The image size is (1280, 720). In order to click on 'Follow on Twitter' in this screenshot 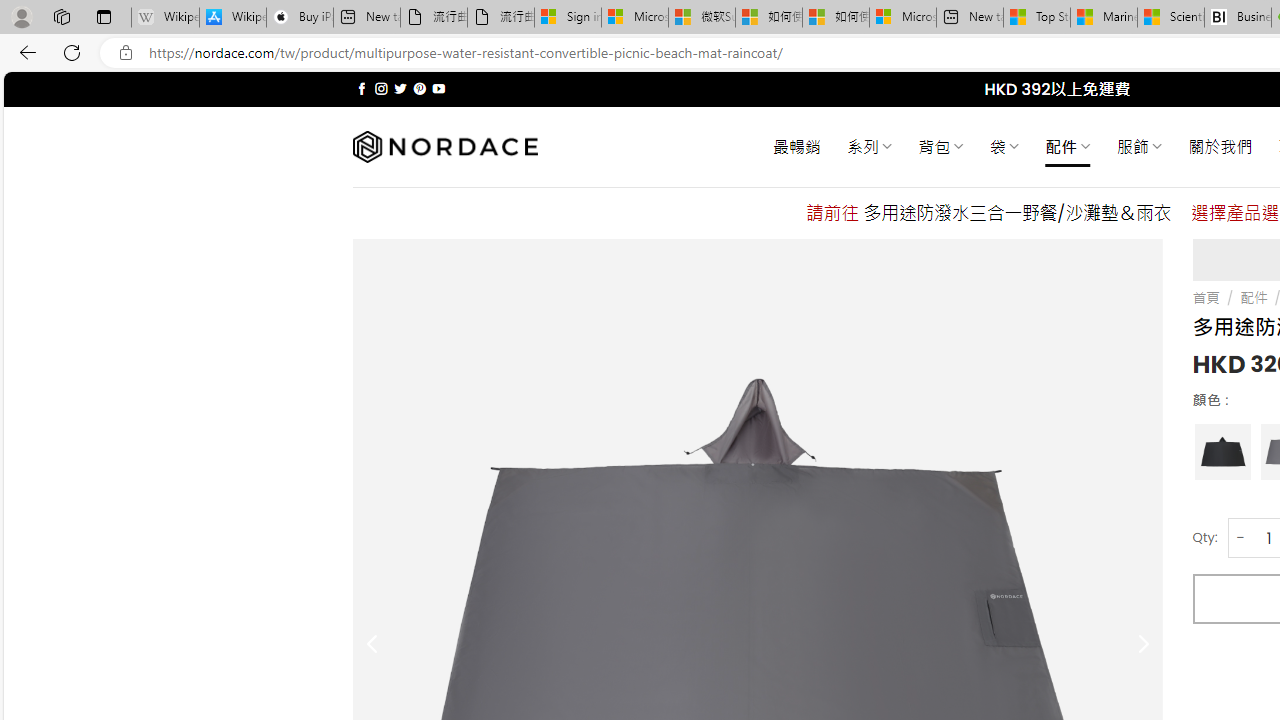, I will do `click(400, 88)`.